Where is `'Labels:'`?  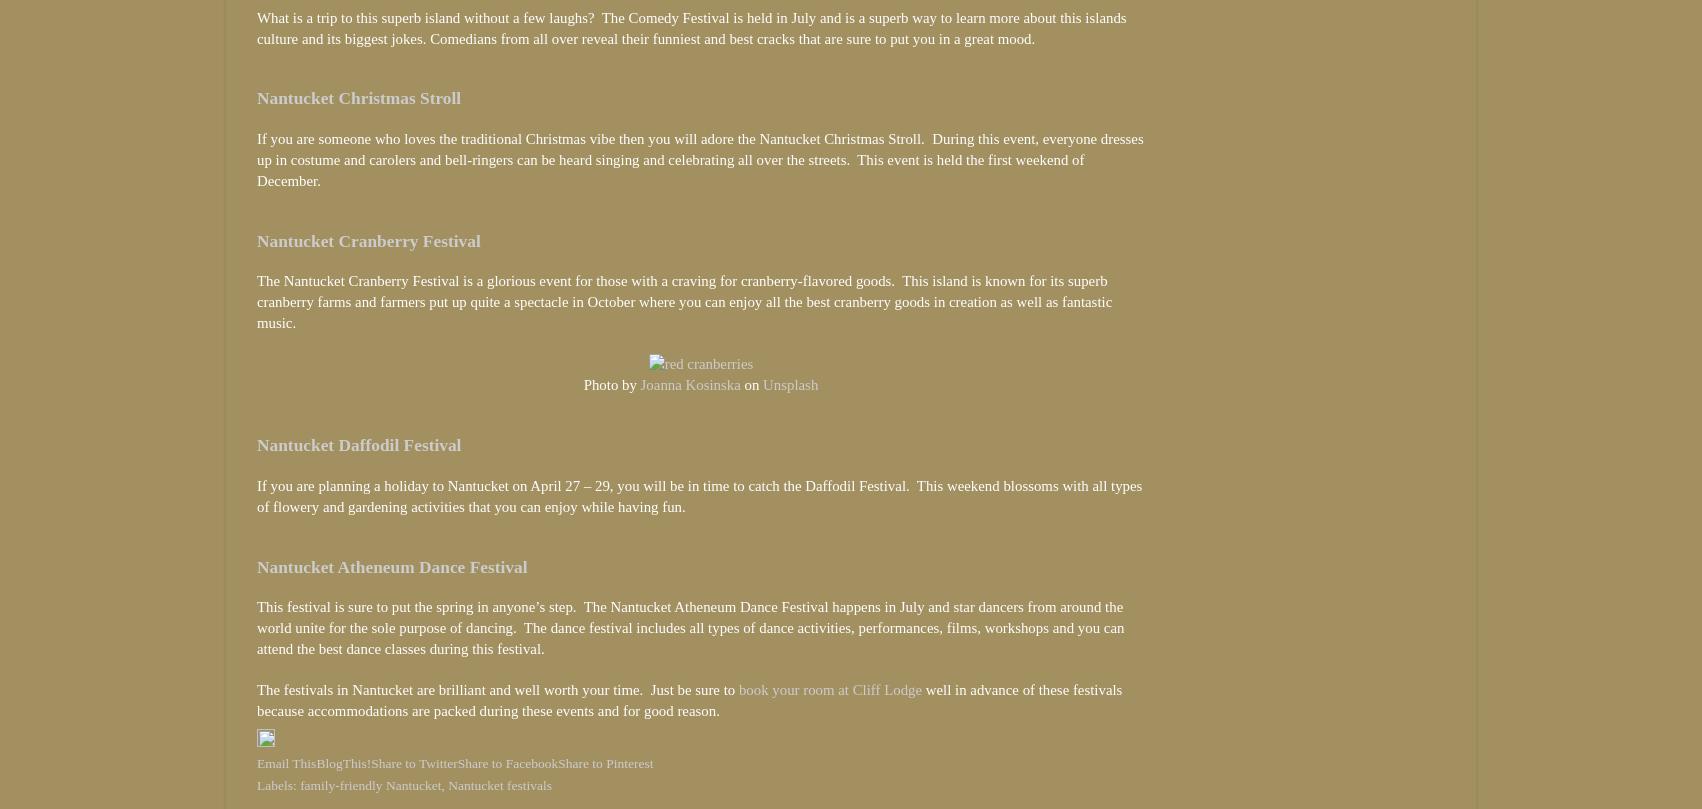 'Labels:' is located at coordinates (277, 783).